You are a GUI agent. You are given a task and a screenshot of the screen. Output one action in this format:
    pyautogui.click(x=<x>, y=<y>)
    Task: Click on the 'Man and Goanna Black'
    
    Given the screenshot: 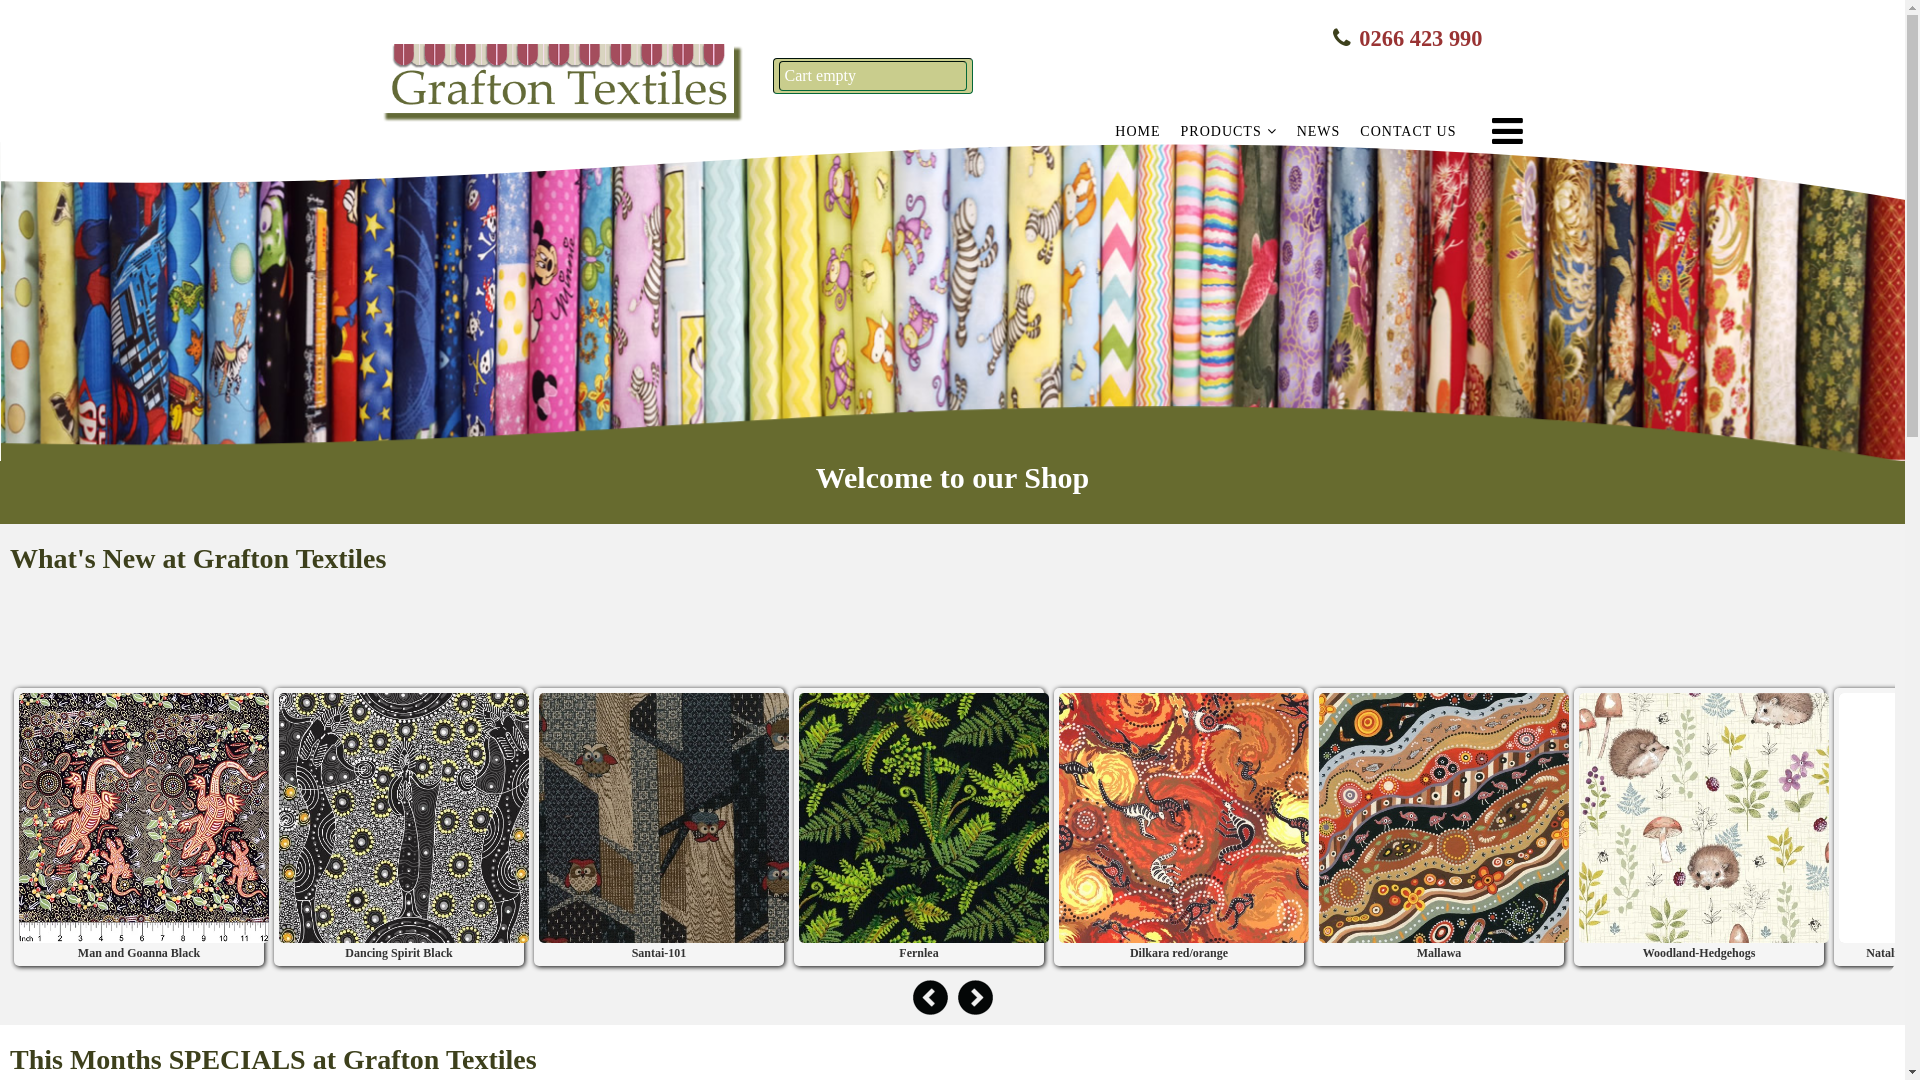 What is the action you would take?
    pyautogui.click(x=143, y=817)
    